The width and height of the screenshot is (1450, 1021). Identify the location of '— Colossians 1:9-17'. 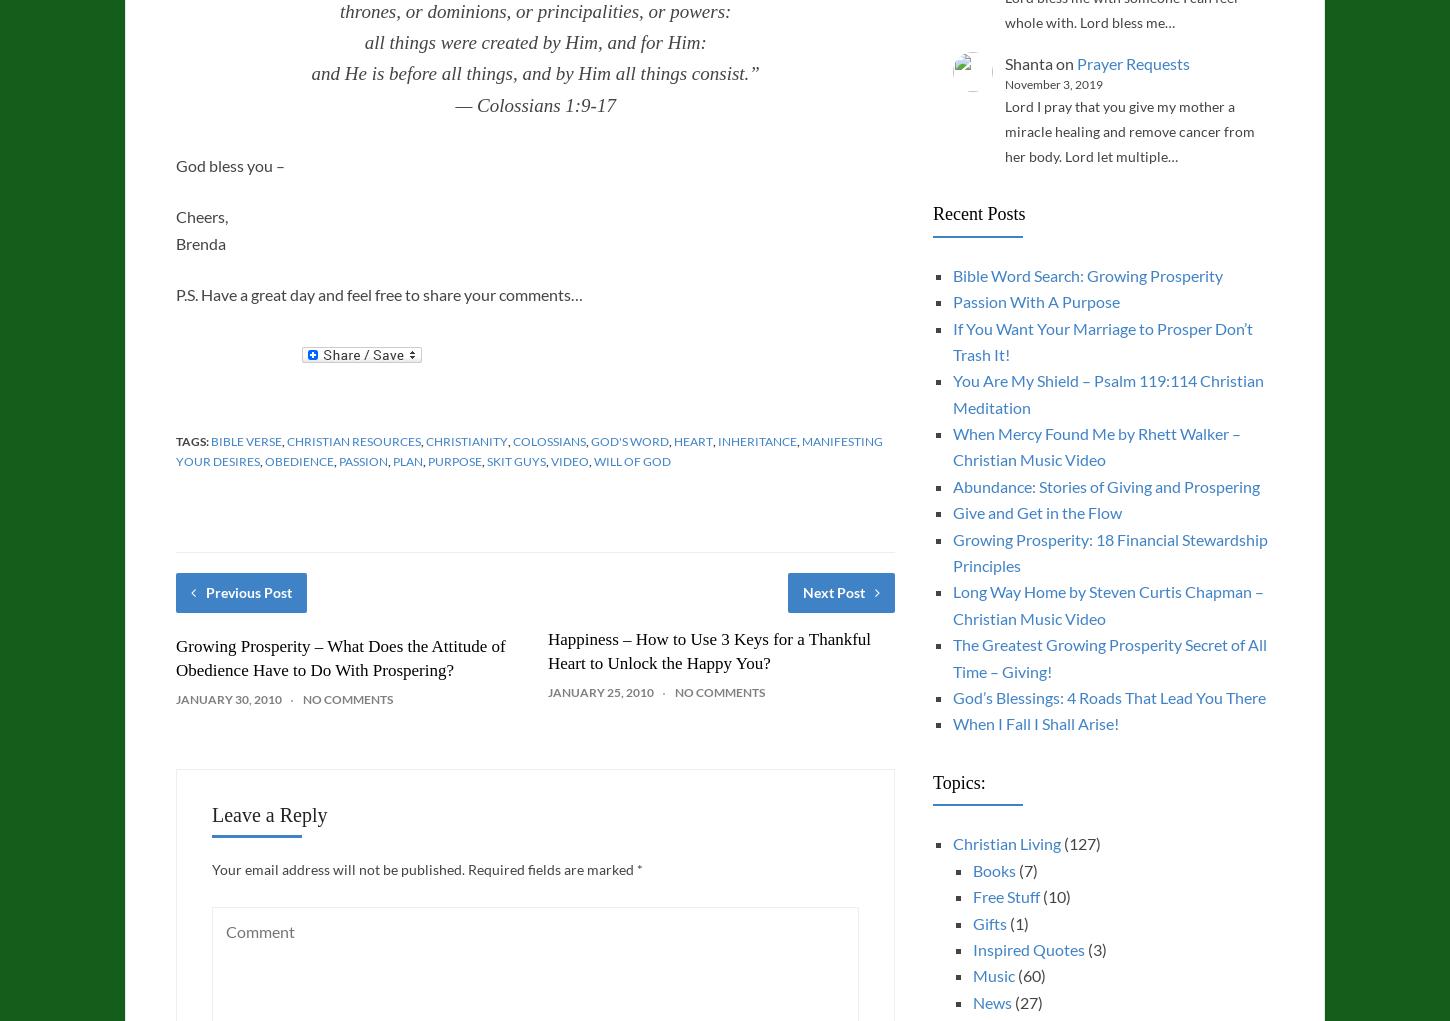
(535, 103).